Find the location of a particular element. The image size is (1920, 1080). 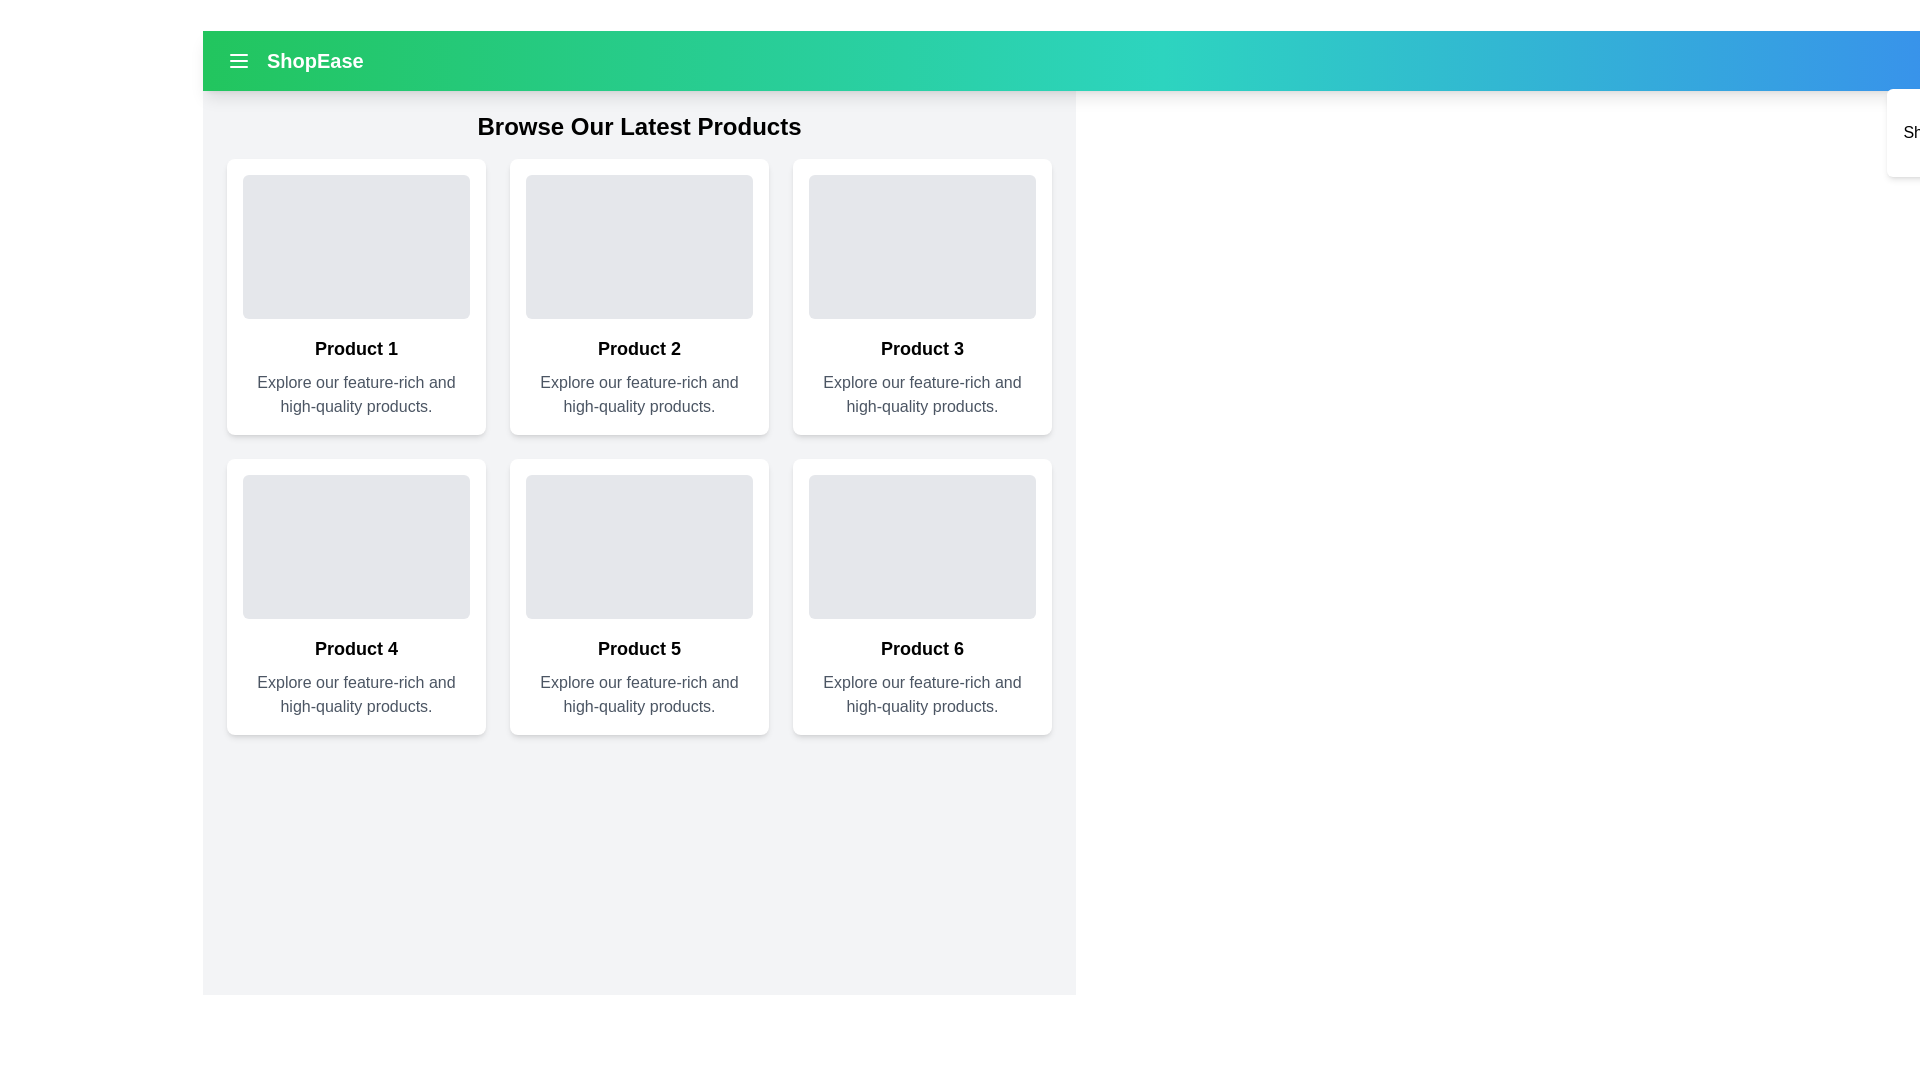

descriptive text block located inside the fourth card titled 'Product 4', positioned in the bottom-center area below the card title is located at coordinates (356, 693).